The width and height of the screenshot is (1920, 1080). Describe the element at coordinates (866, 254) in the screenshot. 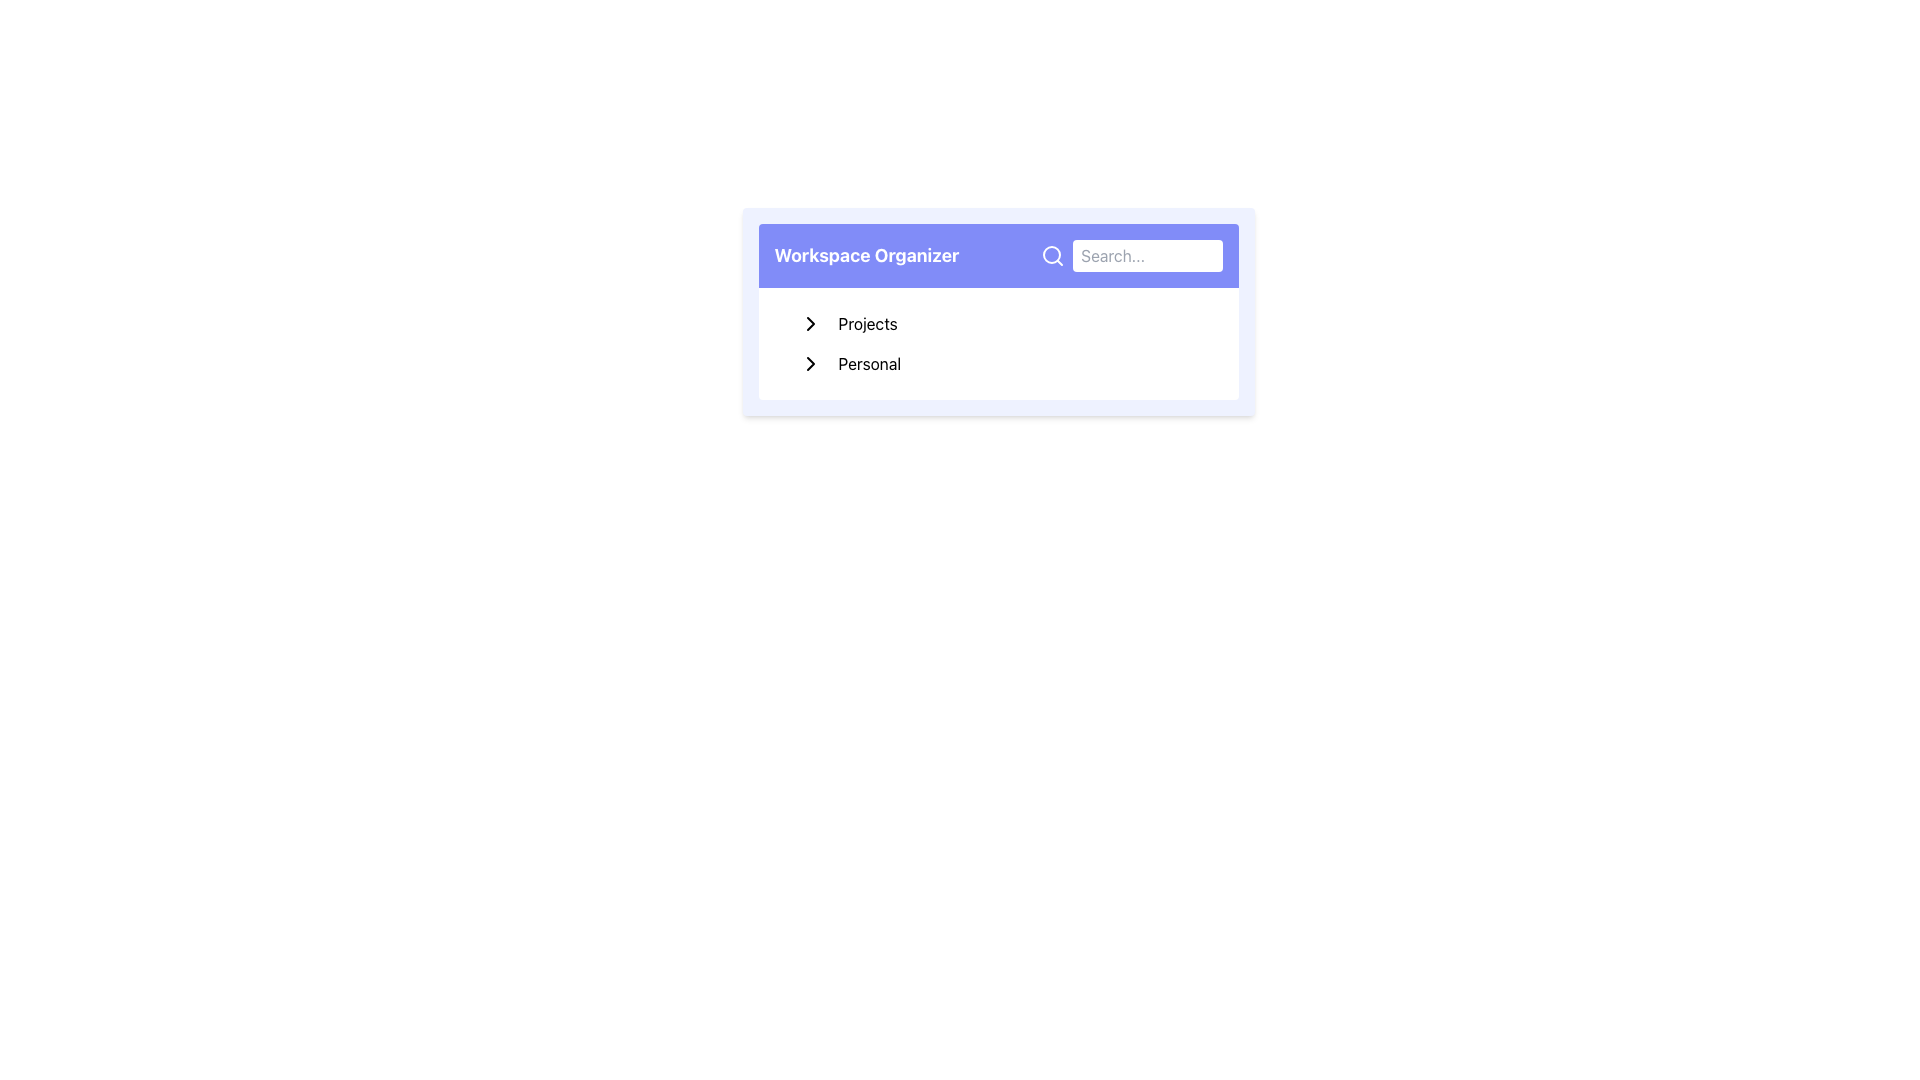

I see `the text element displaying the title 'Workspace Organizer', which is located on the left side of the header section, adjacent to a magnifying glass icon and a search input field` at that location.